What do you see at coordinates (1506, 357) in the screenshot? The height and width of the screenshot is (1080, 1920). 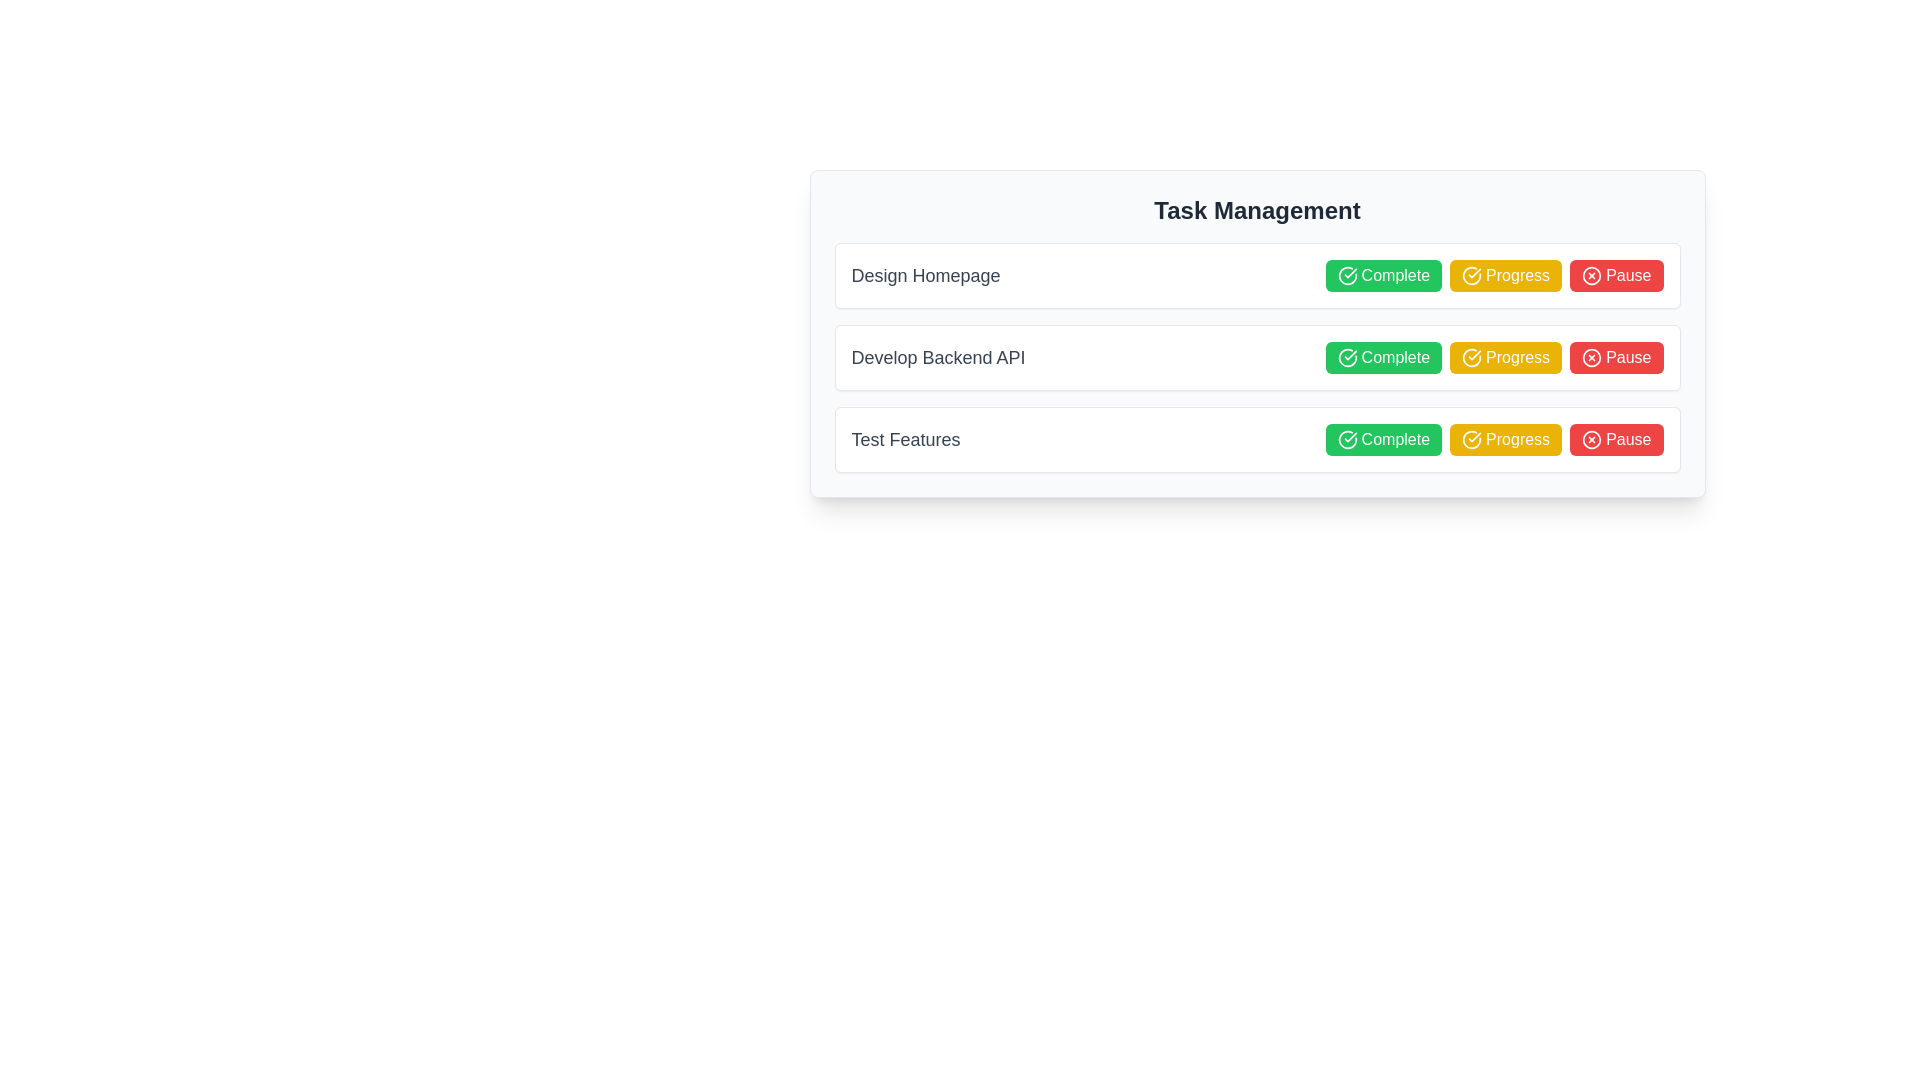 I see `the 'Progress' button in the 'Task Management' section` at bounding box center [1506, 357].